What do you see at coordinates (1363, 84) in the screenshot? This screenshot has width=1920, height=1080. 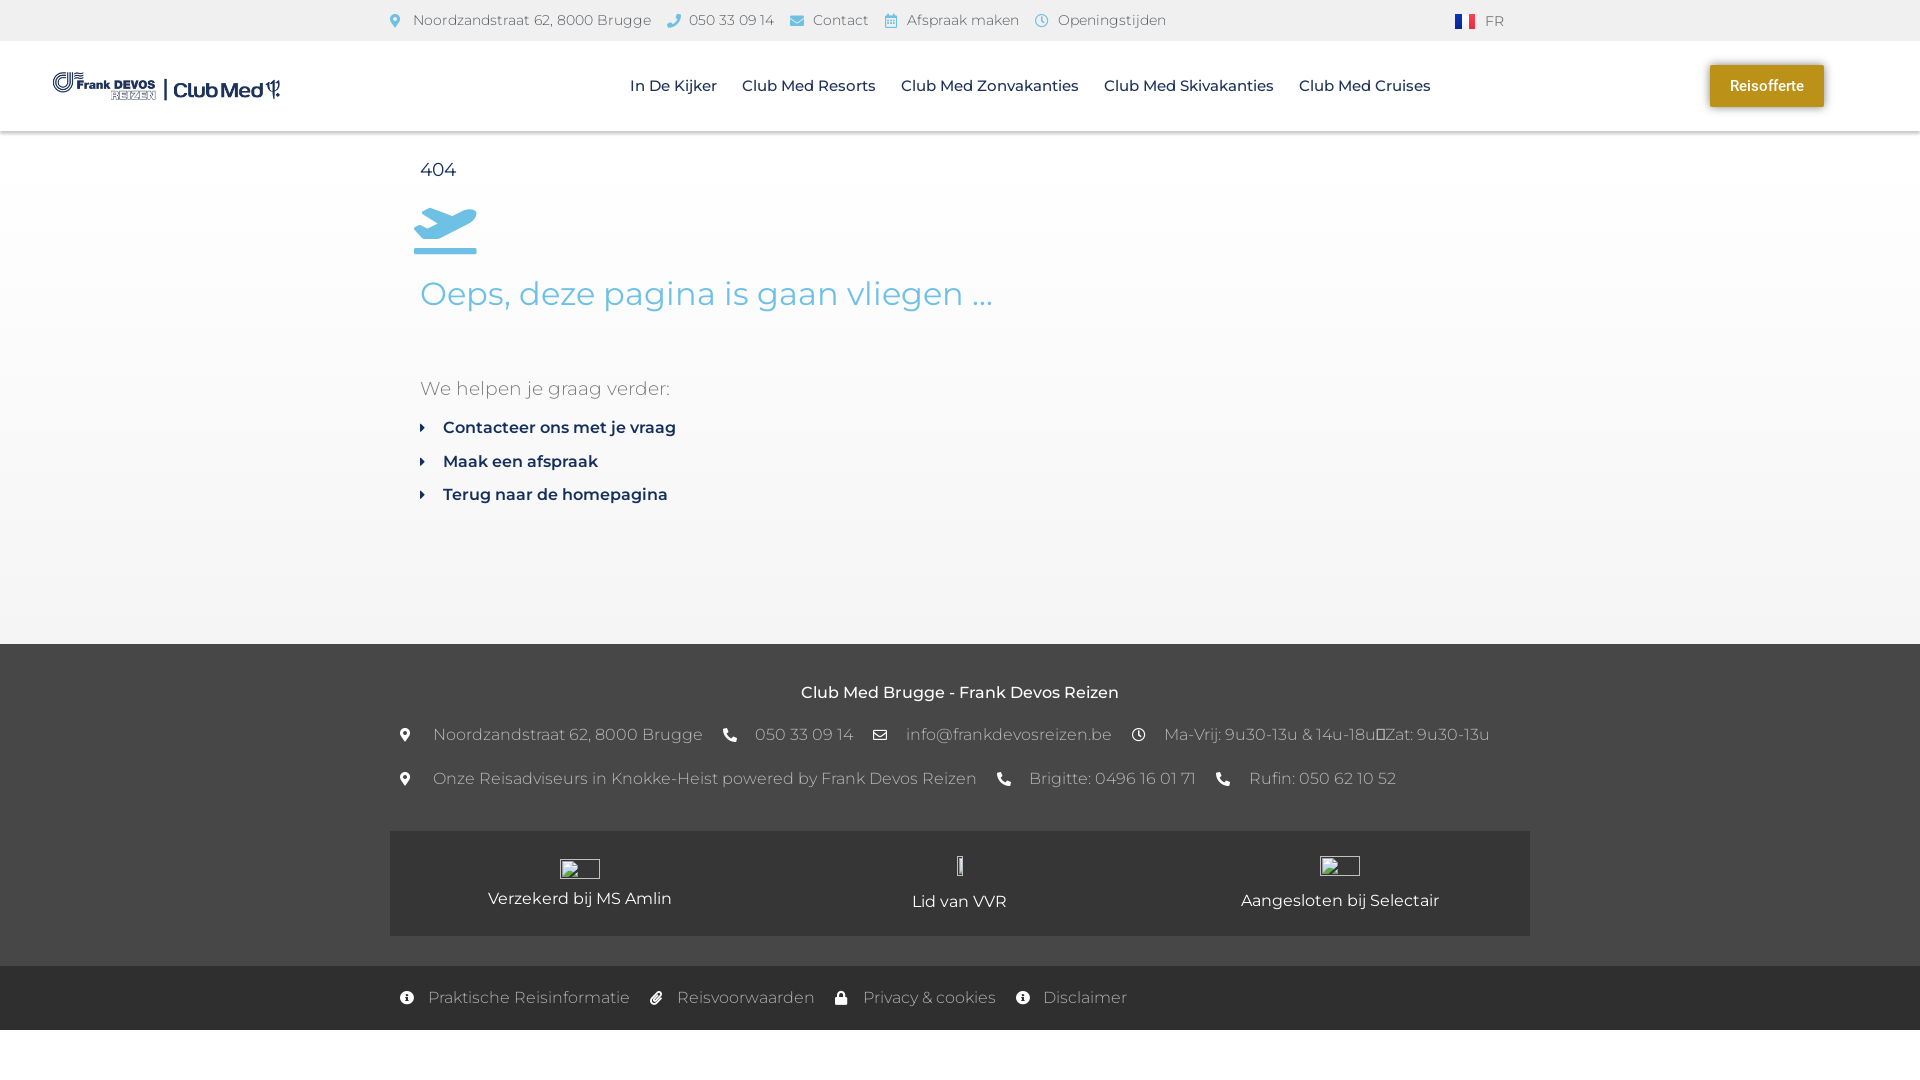 I see `'Club Med Cruises'` at bounding box center [1363, 84].